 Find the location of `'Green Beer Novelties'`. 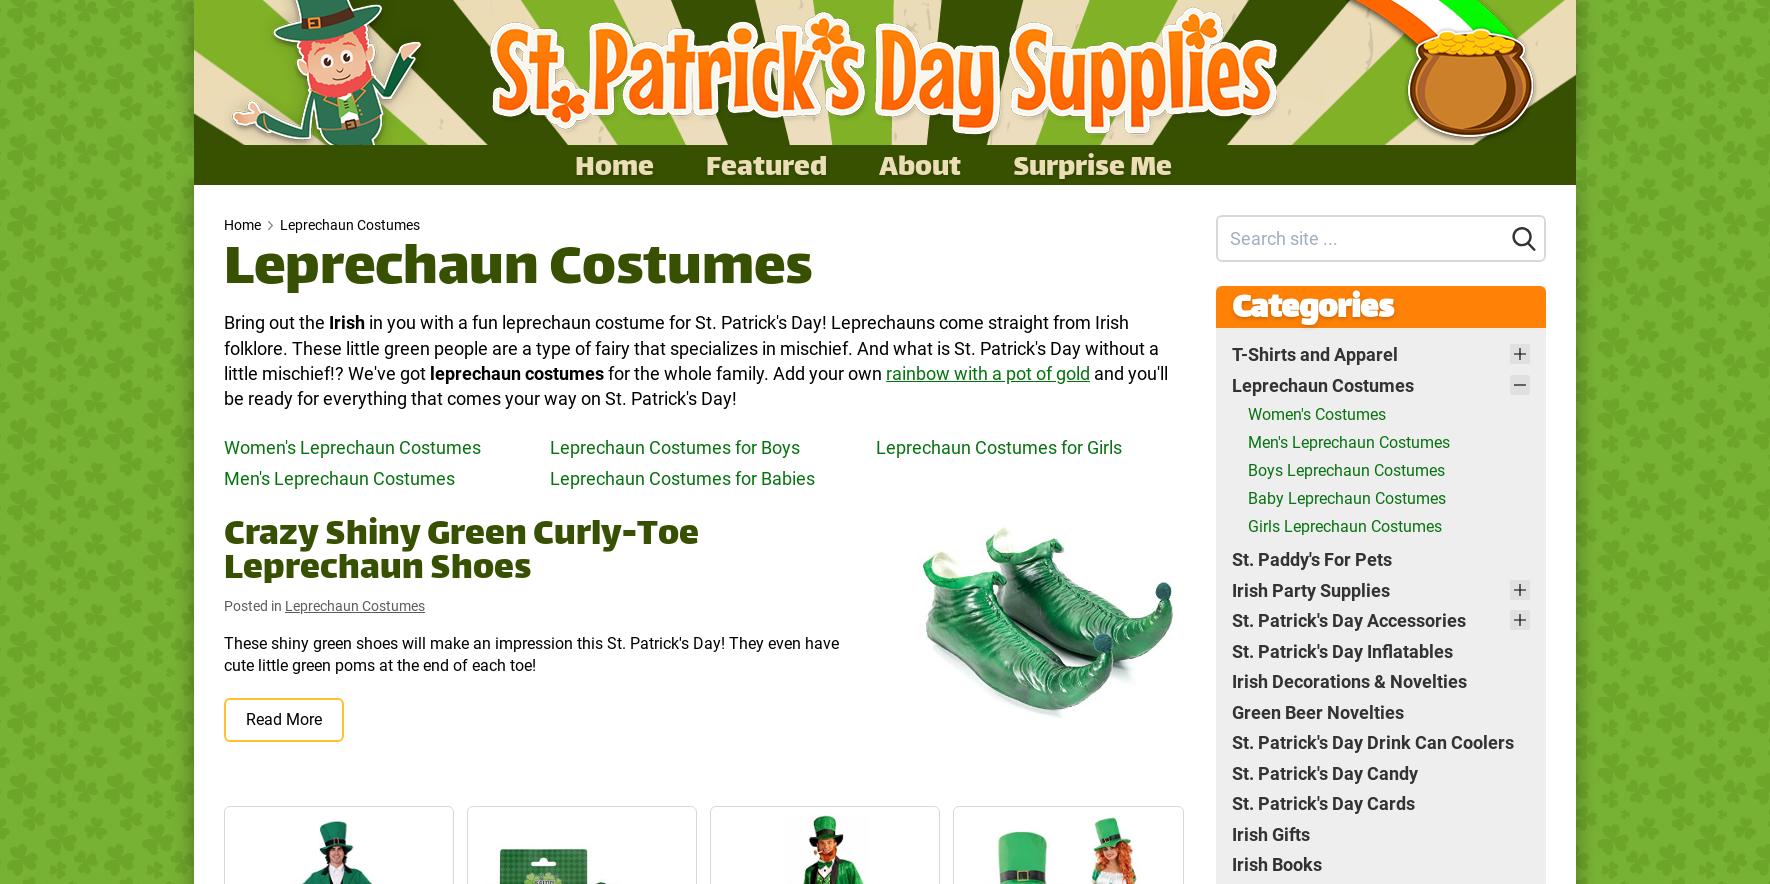

'Green Beer Novelties' is located at coordinates (1316, 710).